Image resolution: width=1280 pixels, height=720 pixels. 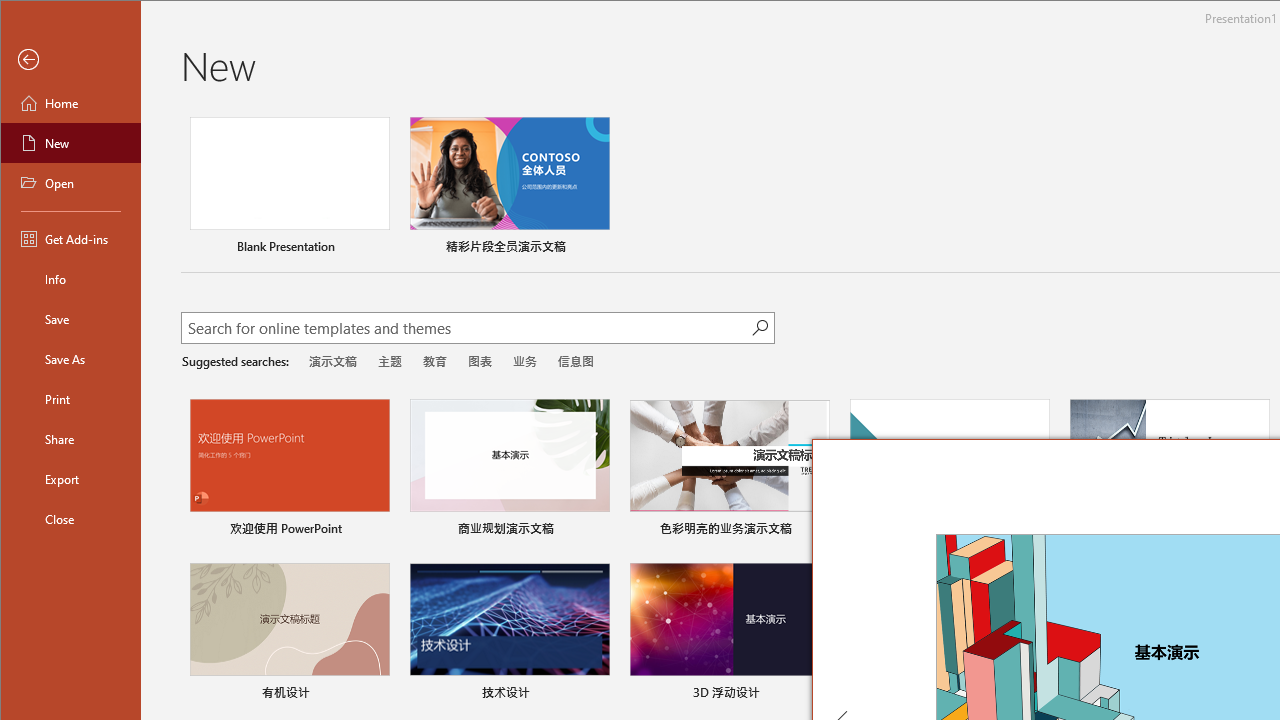 I want to click on 'Info', so click(x=71, y=279).